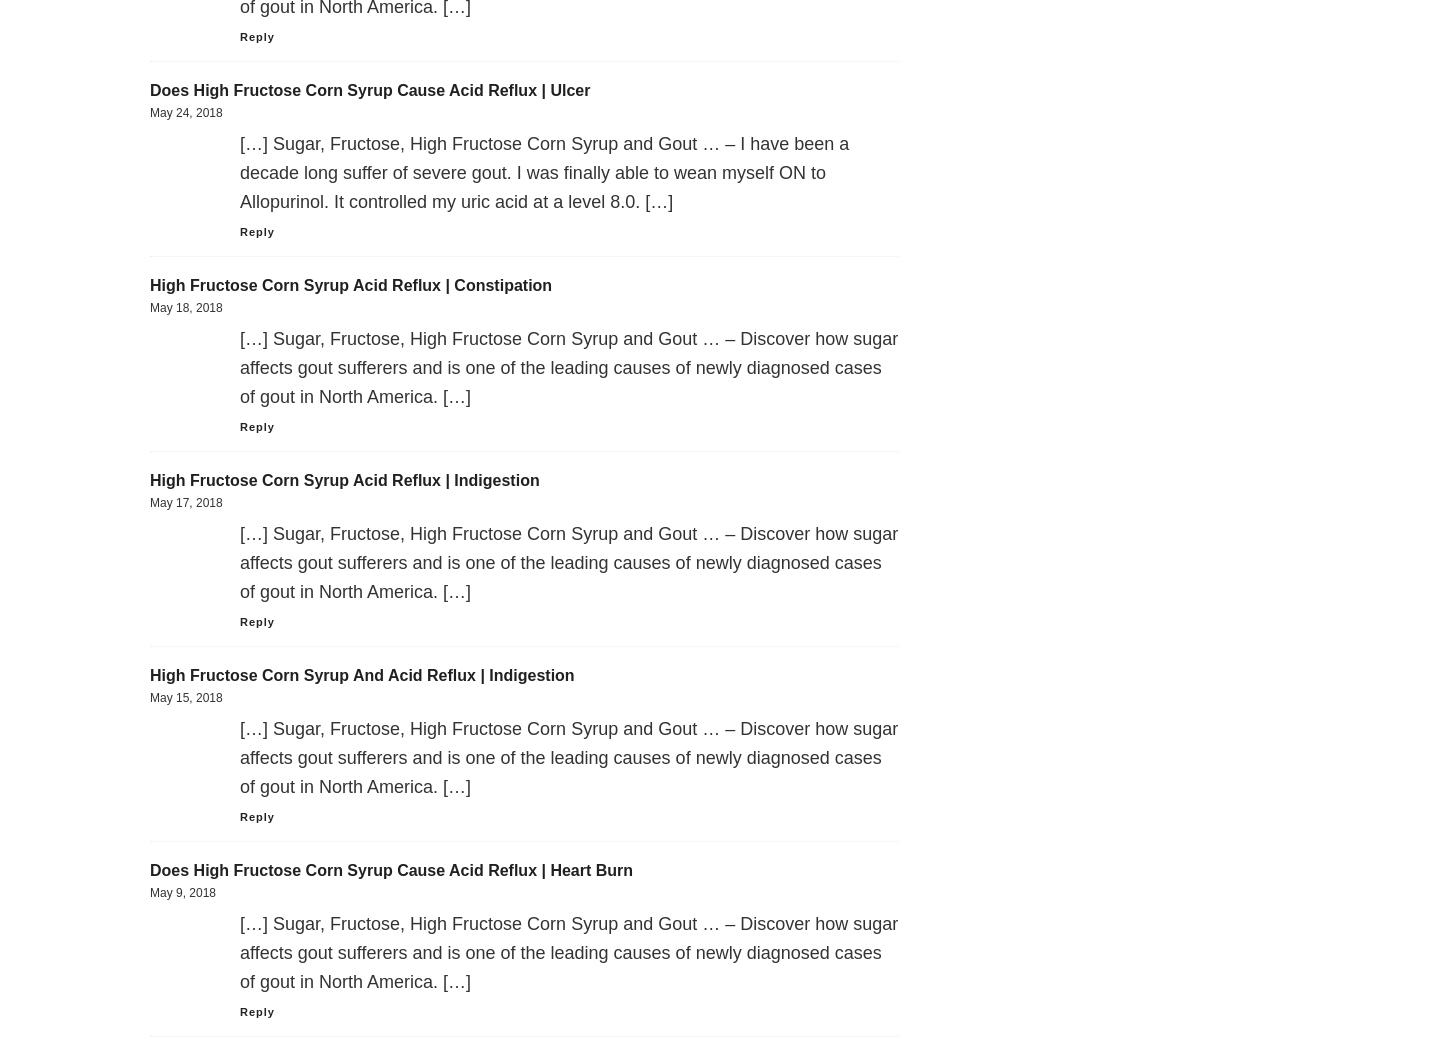 This screenshot has height=1055, width=1440. Describe the element at coordinates (186, 696) in the screenshot. I see `'May 15, 2018'` at that location.